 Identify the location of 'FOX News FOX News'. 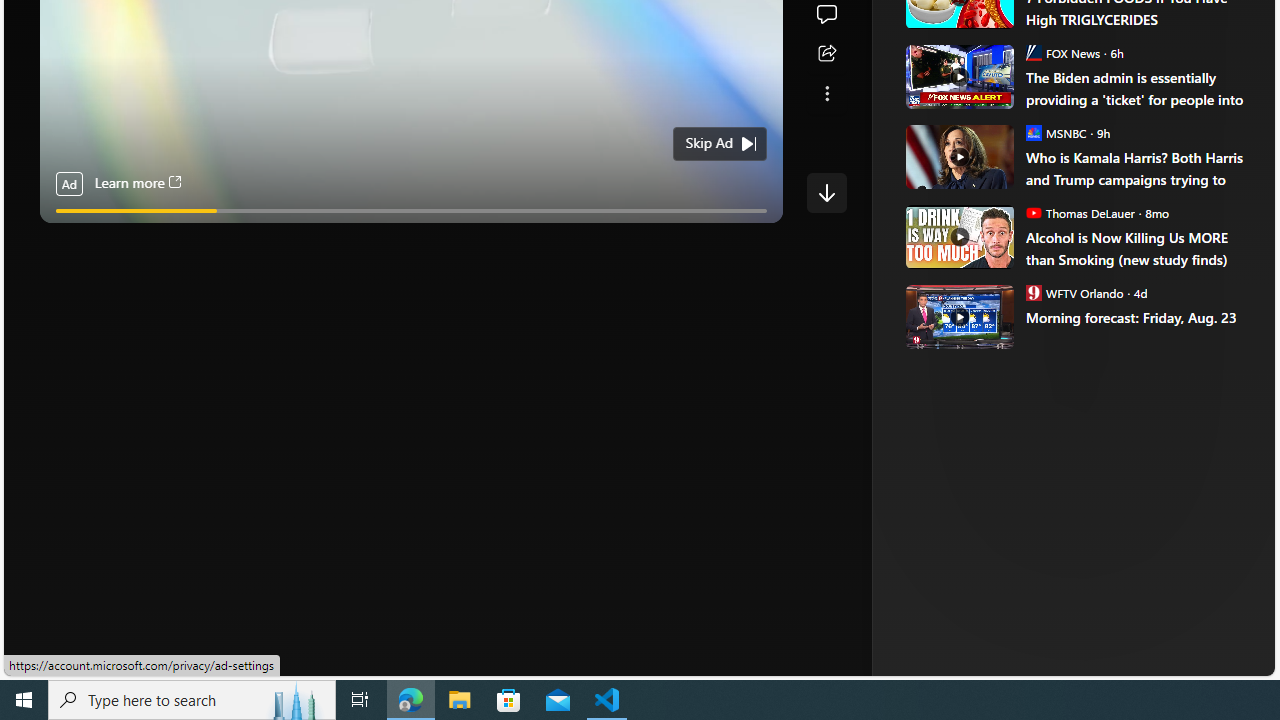
(1061, 51).